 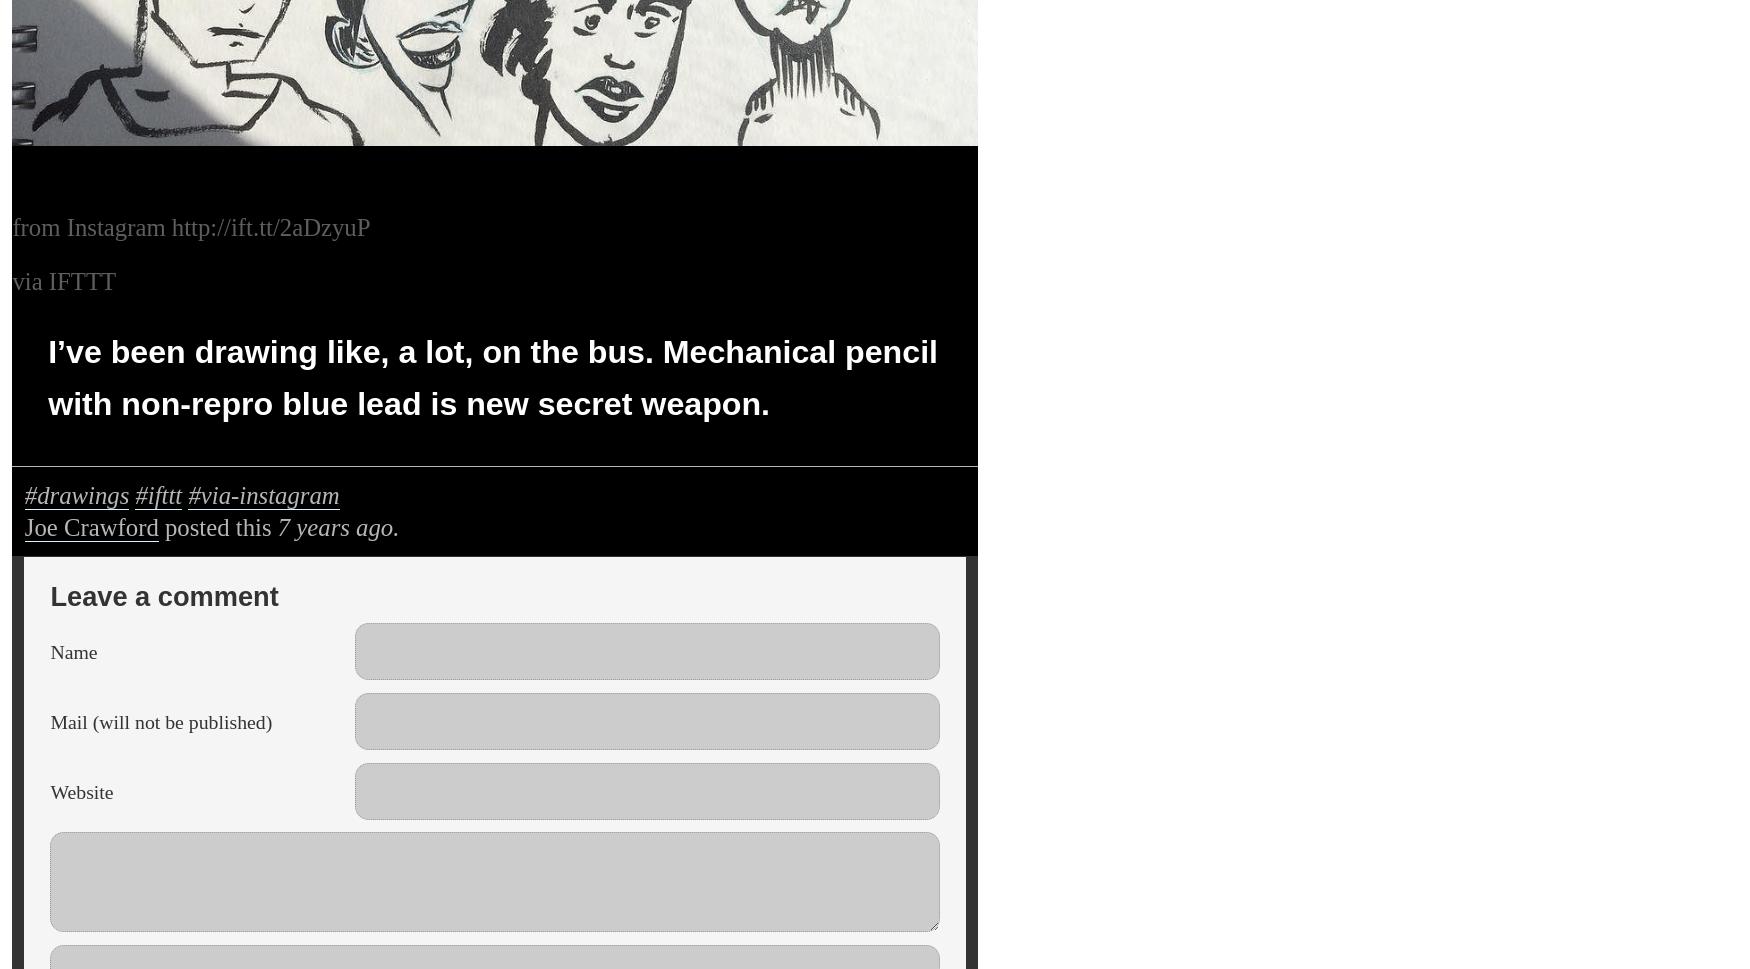 I want to click on 'I’ve been drawing like, a lot, on the bus. Mechanical pencil with non-repro blue lead is new secret weapon.', so click(x=492, y=377).